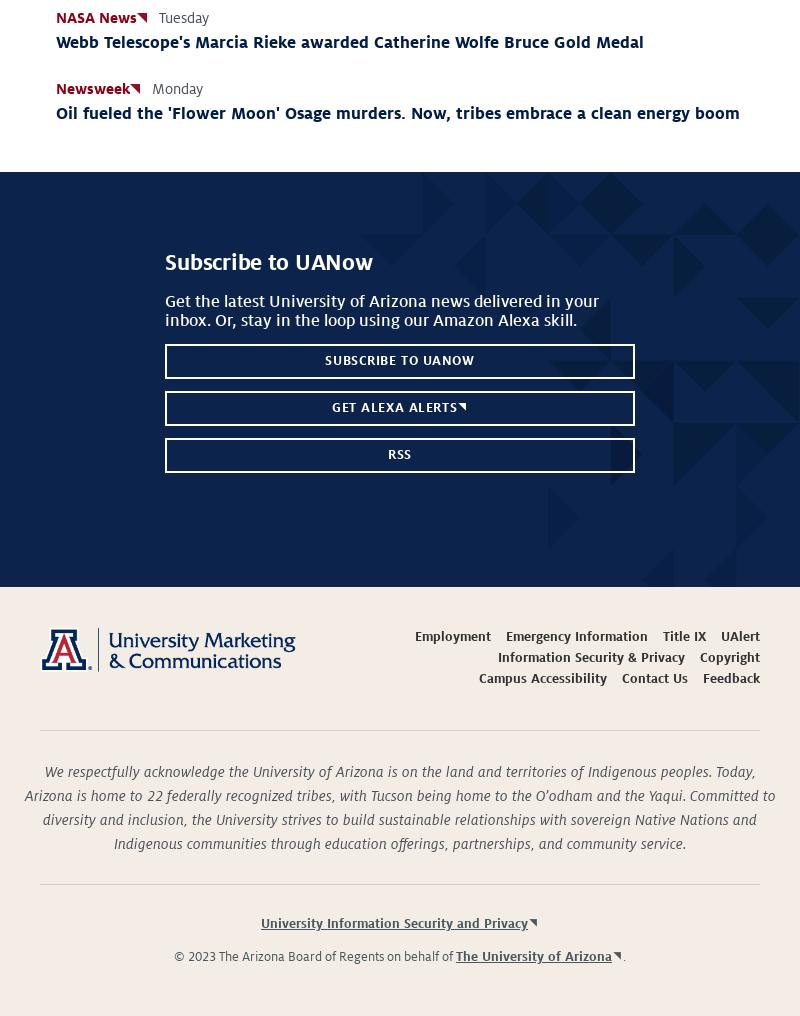 This screenshot has height=1016, width=800. What do you see at coordinates (683, 636) in the screenshot?
I see `'Title IX'` at bounding box center [683, 636].